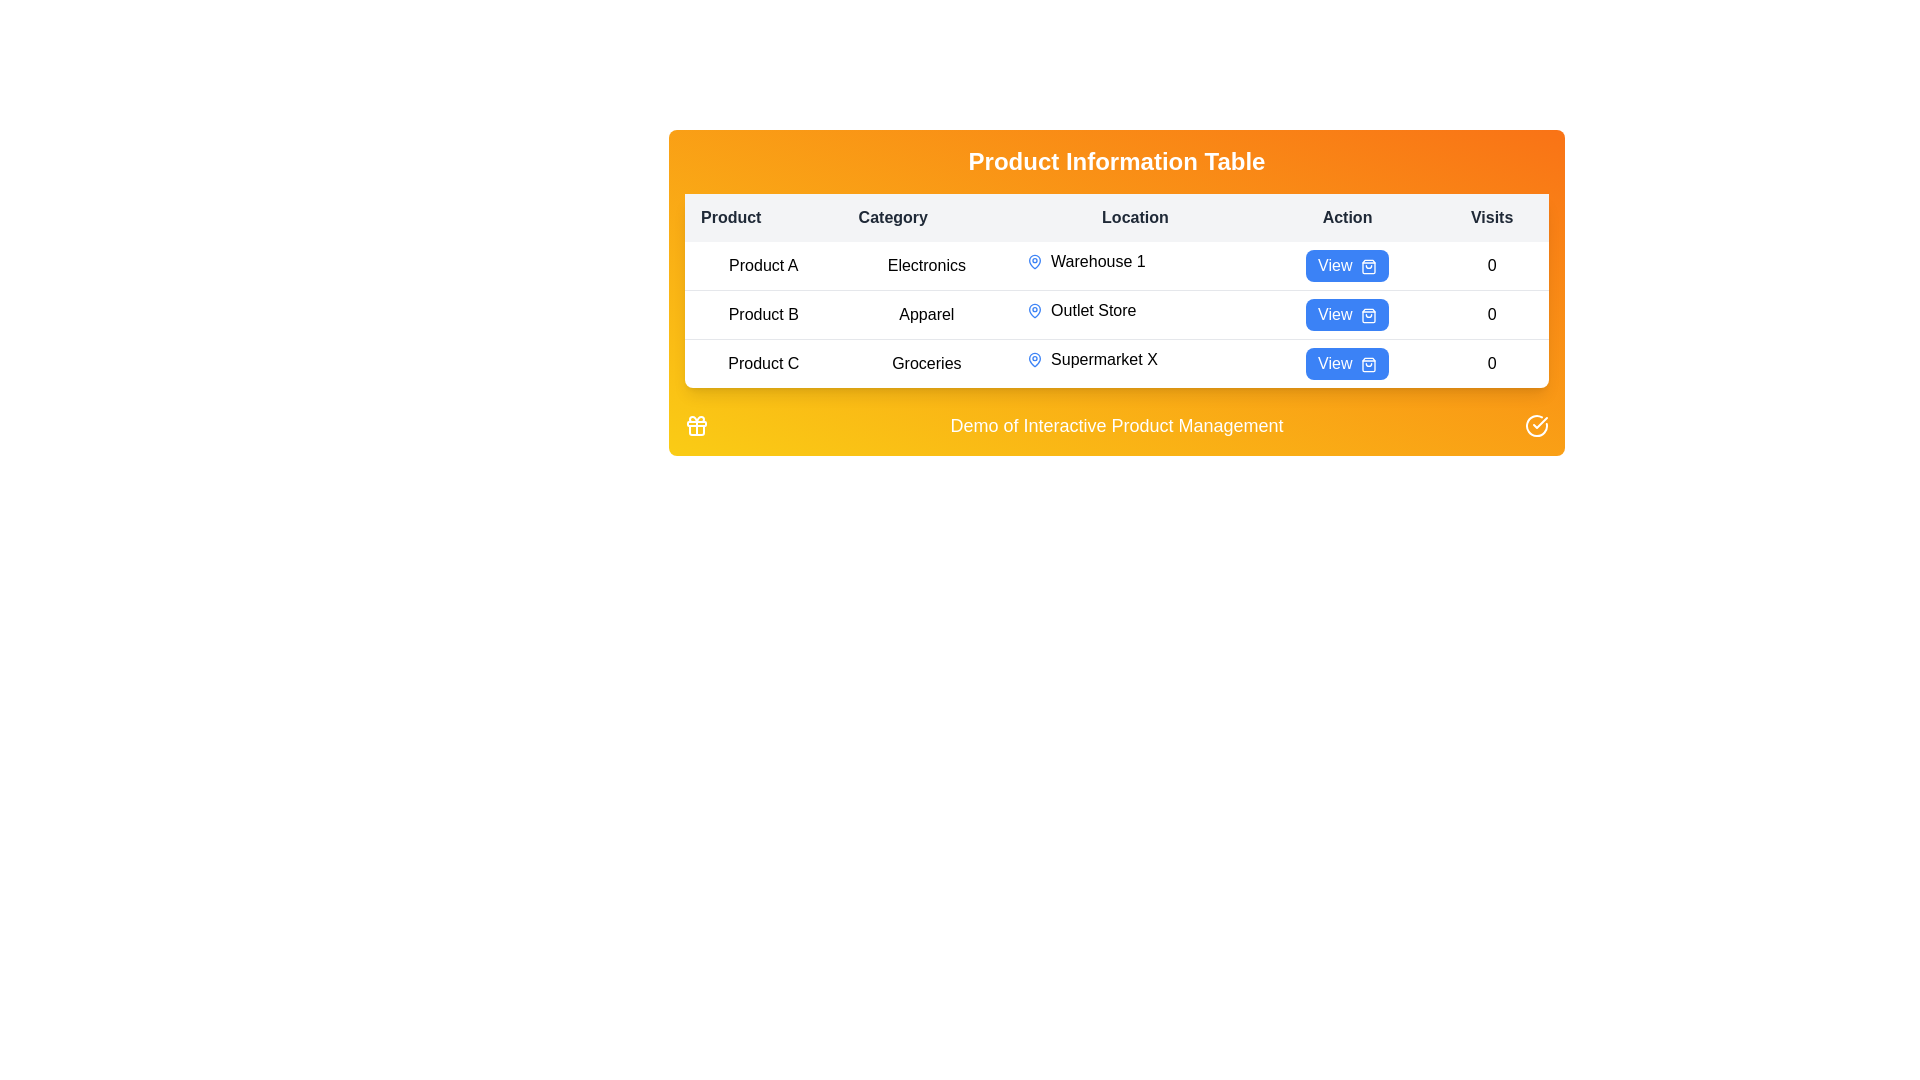  Describe the element at coordinates (1492, 265) in the screenshot. I see `the text display field that shows the number of visits for 'Product A' located in the last column of the table, positioned towards the upper right section` at that location.